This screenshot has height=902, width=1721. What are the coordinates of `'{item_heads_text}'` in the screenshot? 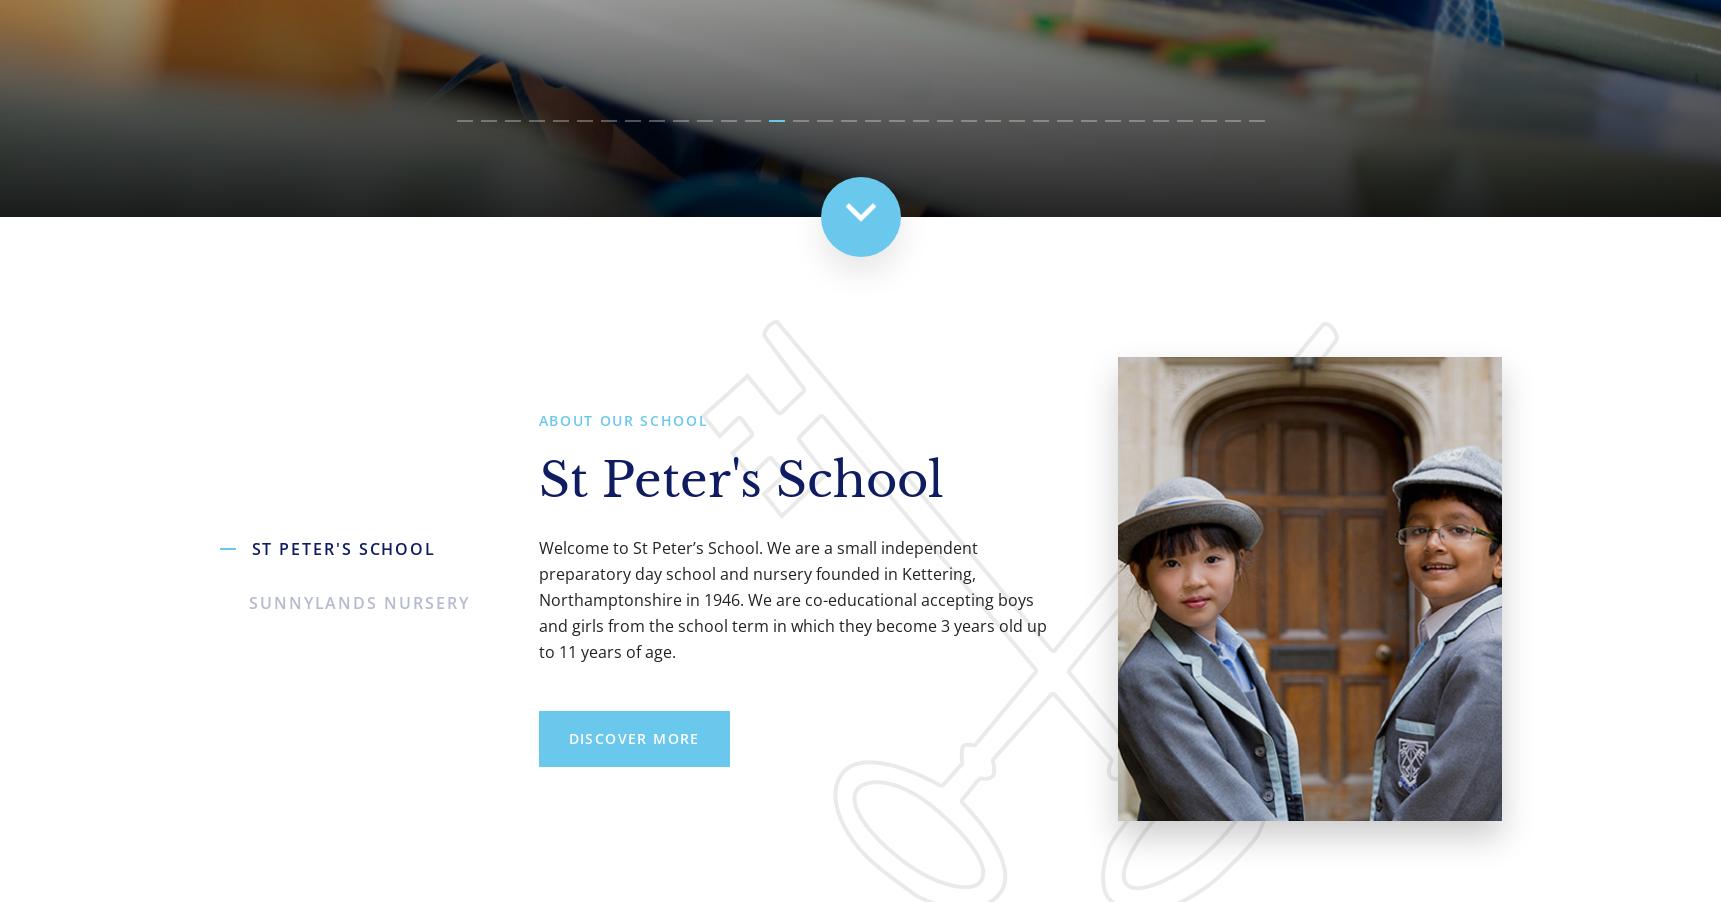 It's located at (536, 546).